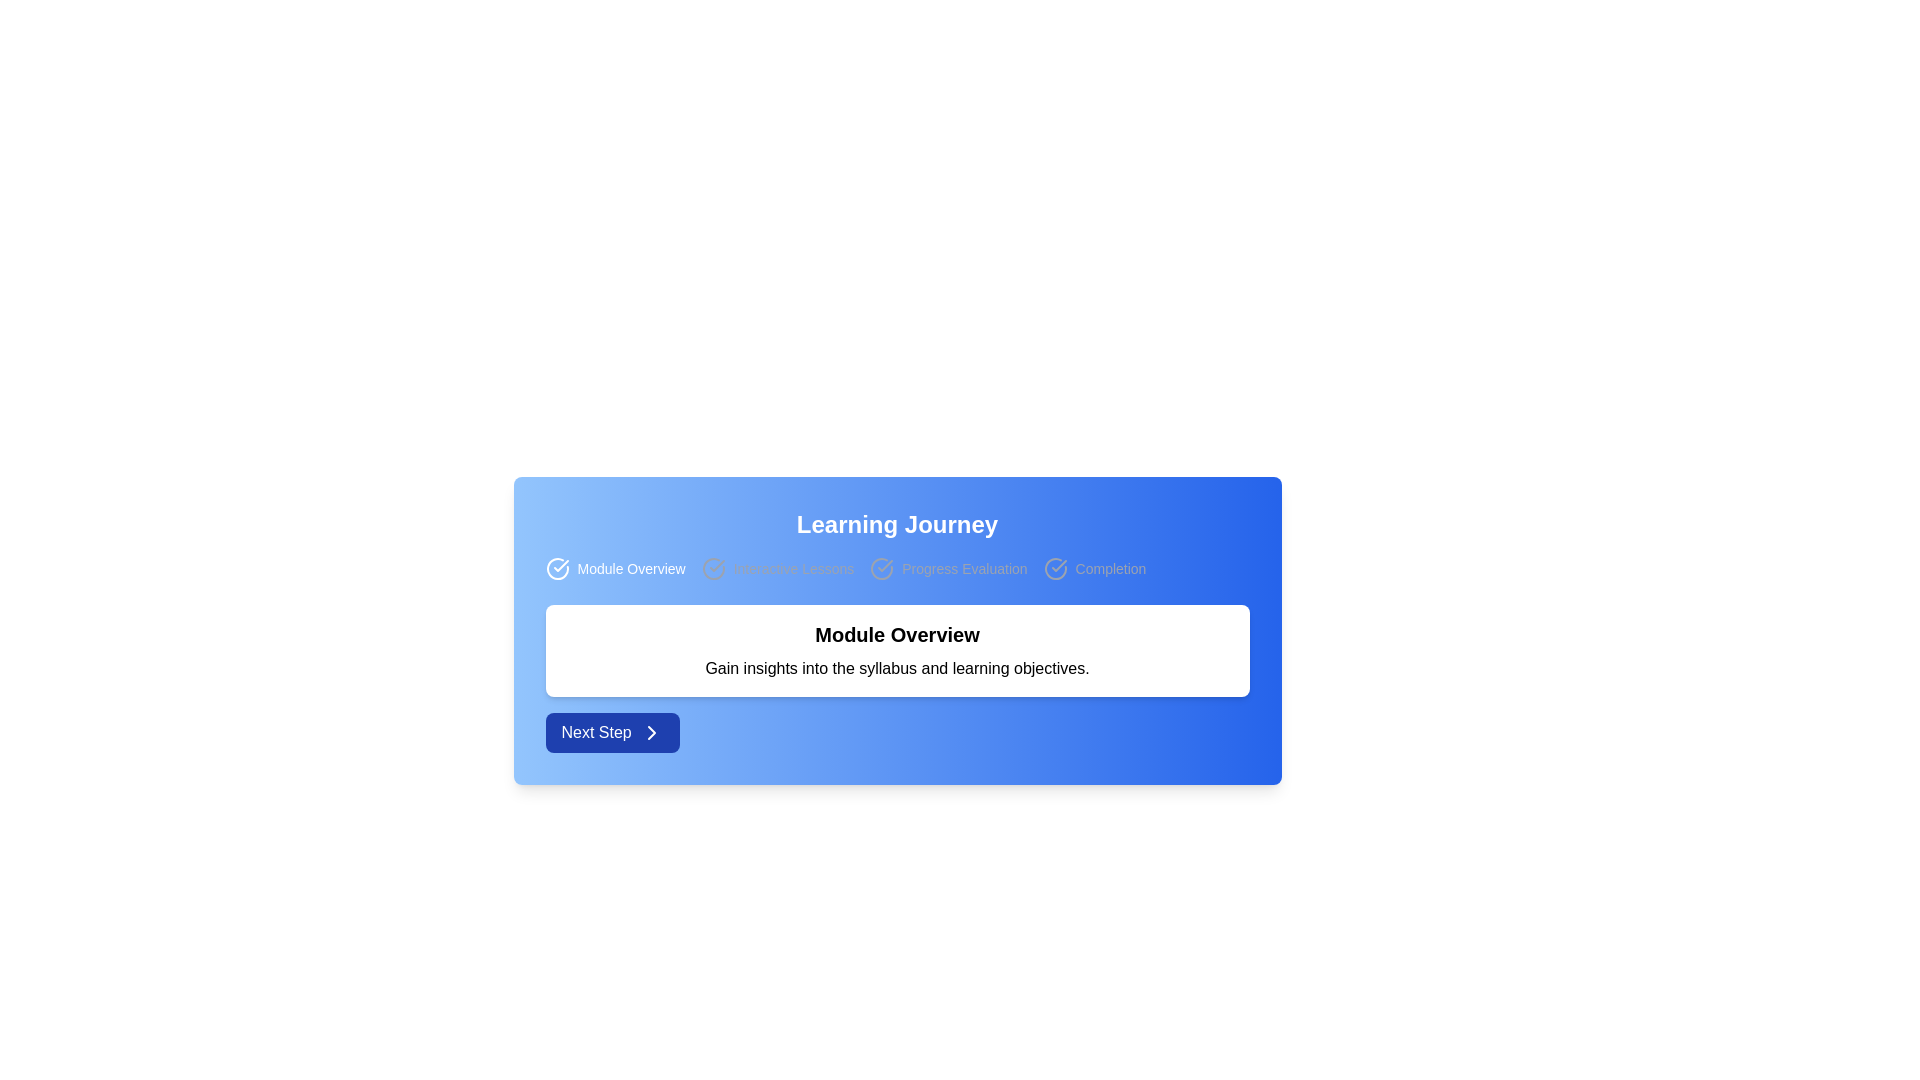 This screenshot has width=1920, height=1080. What do you see at coordinates (776, 569) in the screenshot?
I see `the 'Interactive Lessons' text label with associated icon` at bounding box center [776, 569].